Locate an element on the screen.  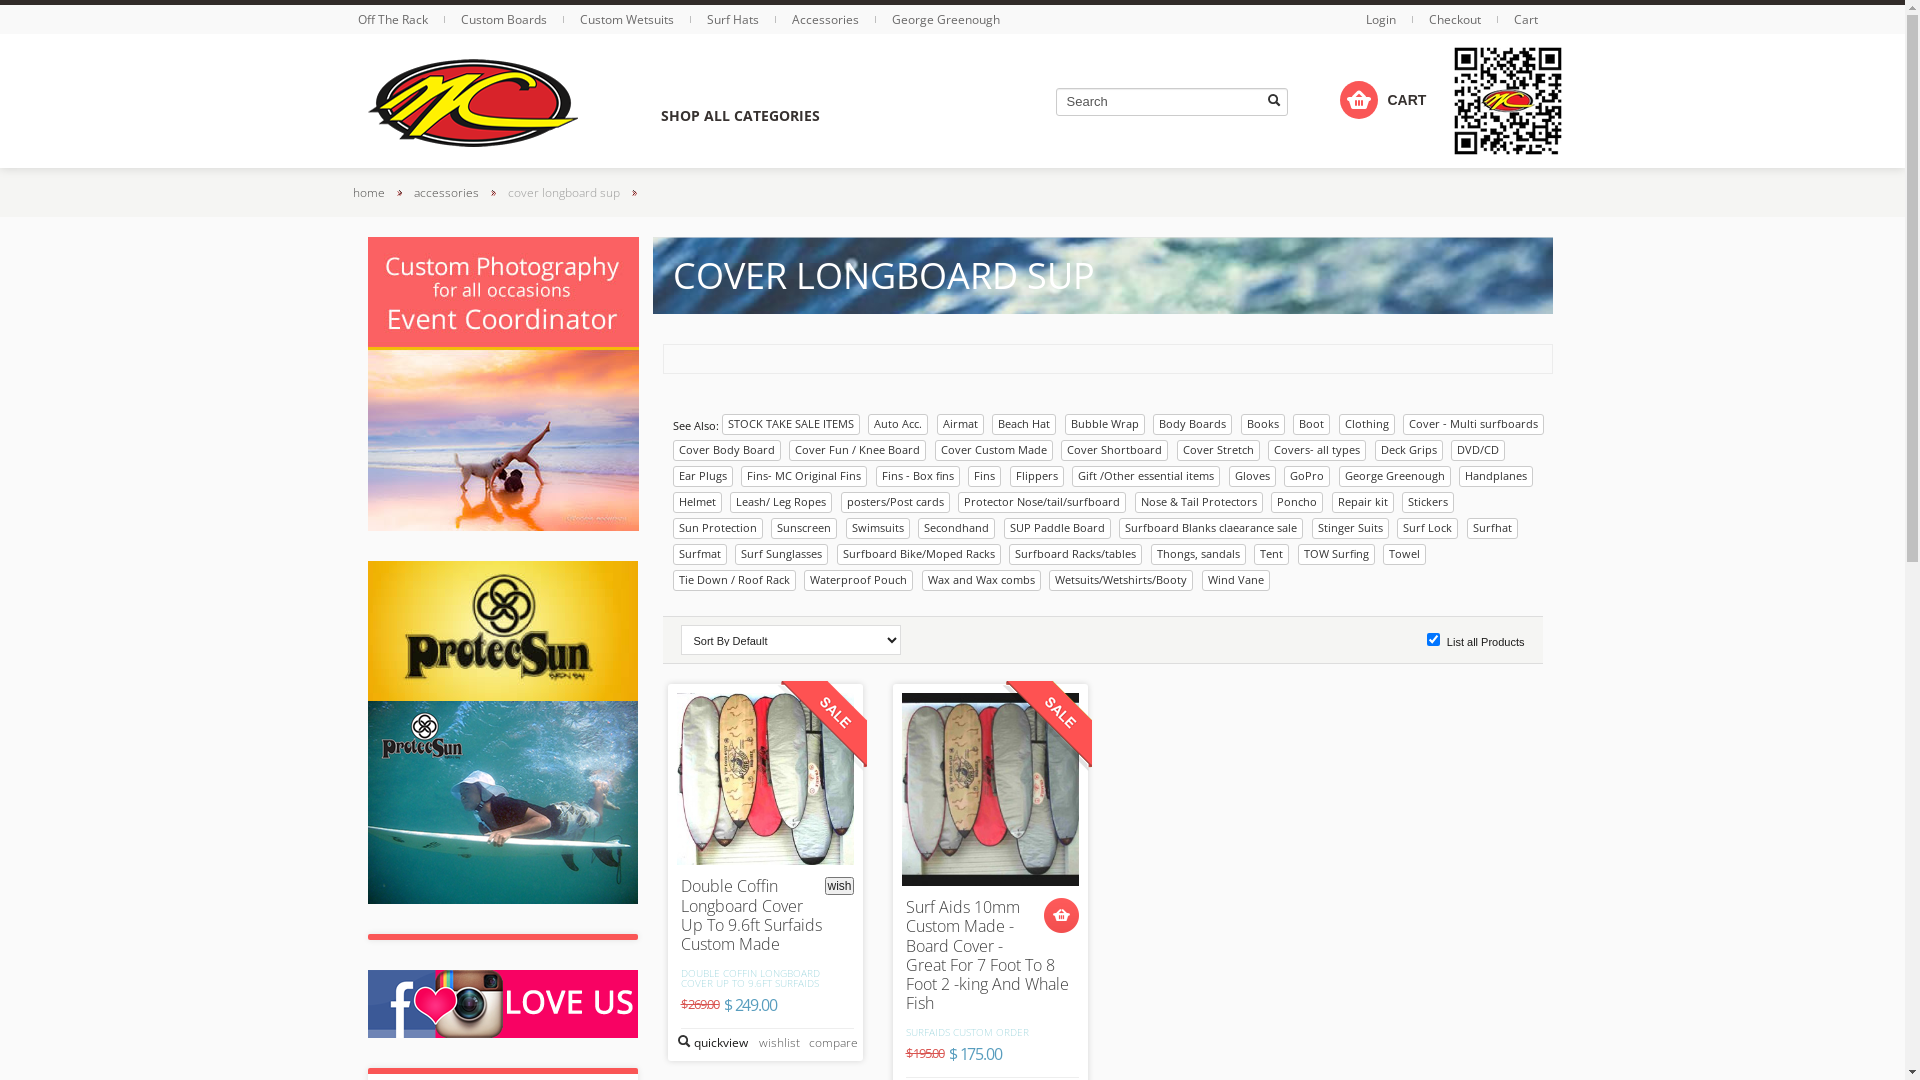
'Auto Acc.' is located at coordinates (868, 423).